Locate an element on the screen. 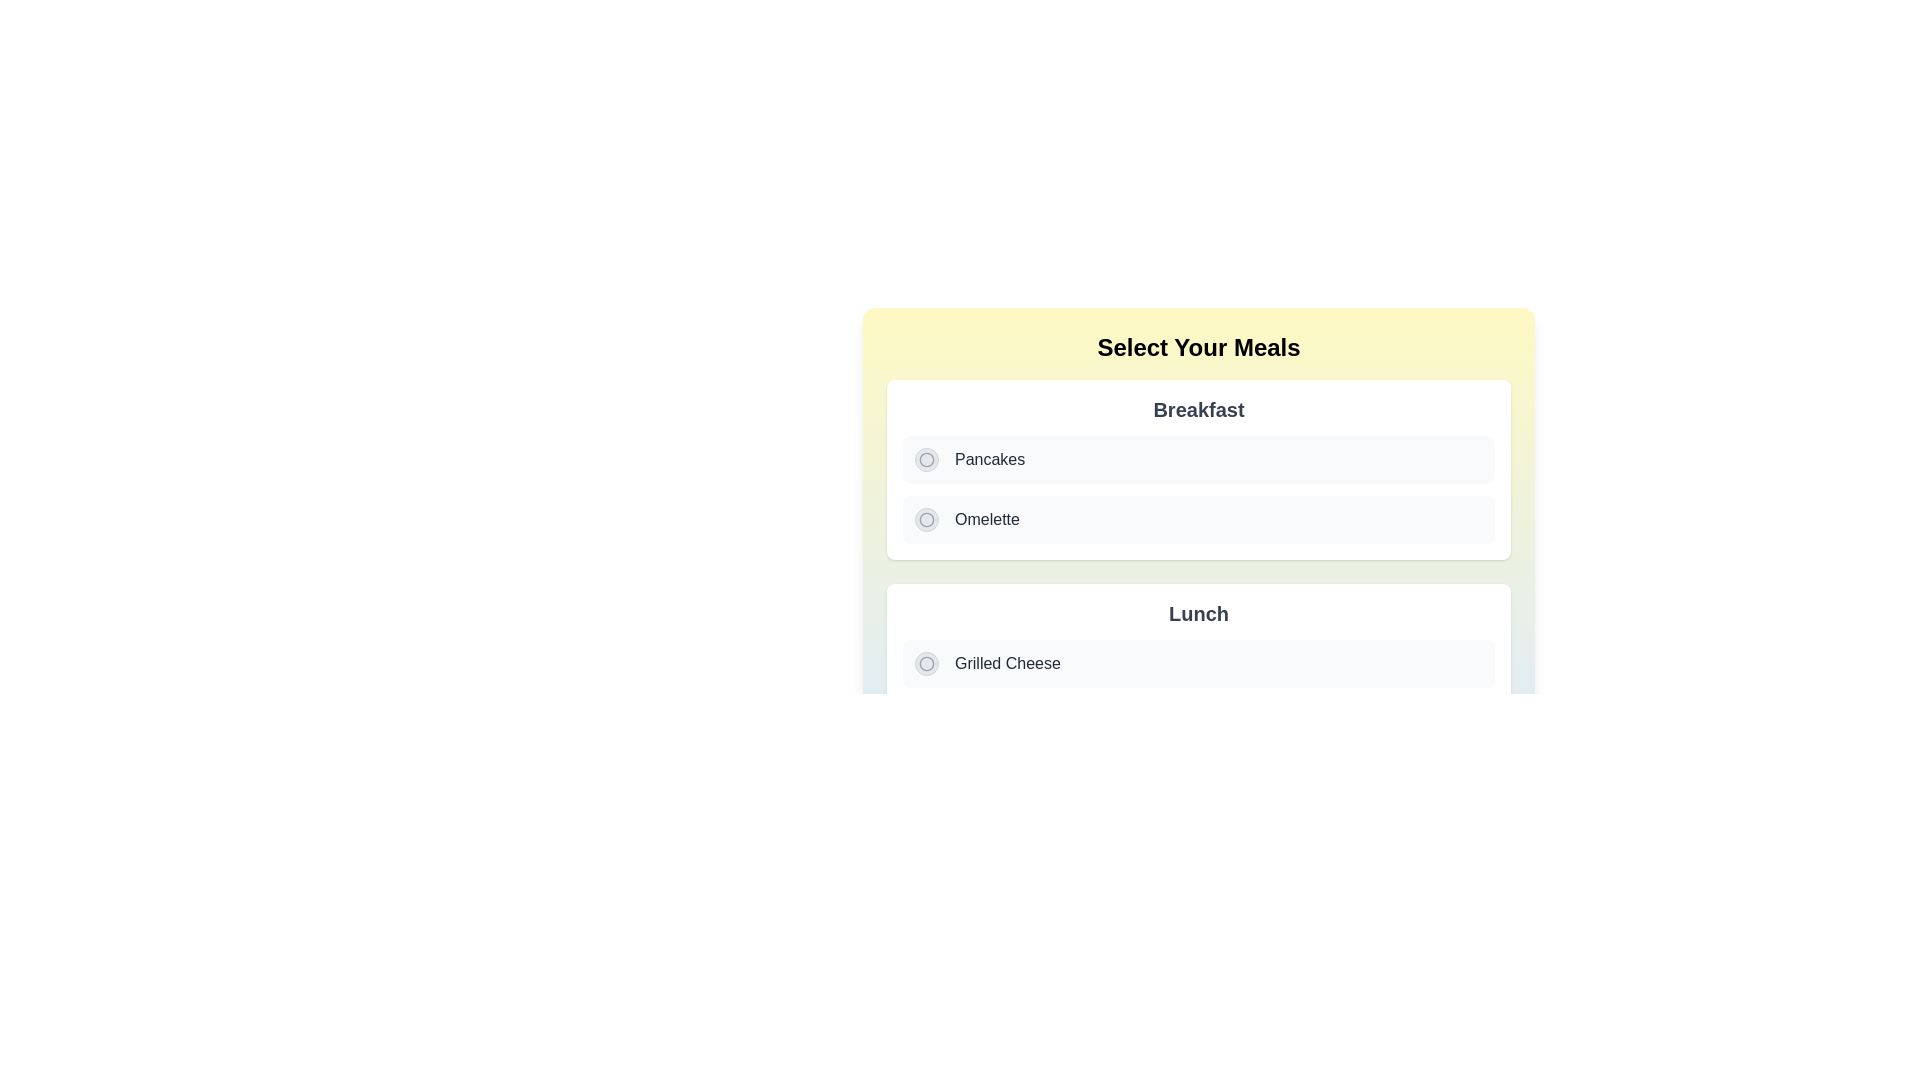  text label 'Breakfast' displayed in large, bold font at the top of the meal category section is located at coordinates (1199, 408).